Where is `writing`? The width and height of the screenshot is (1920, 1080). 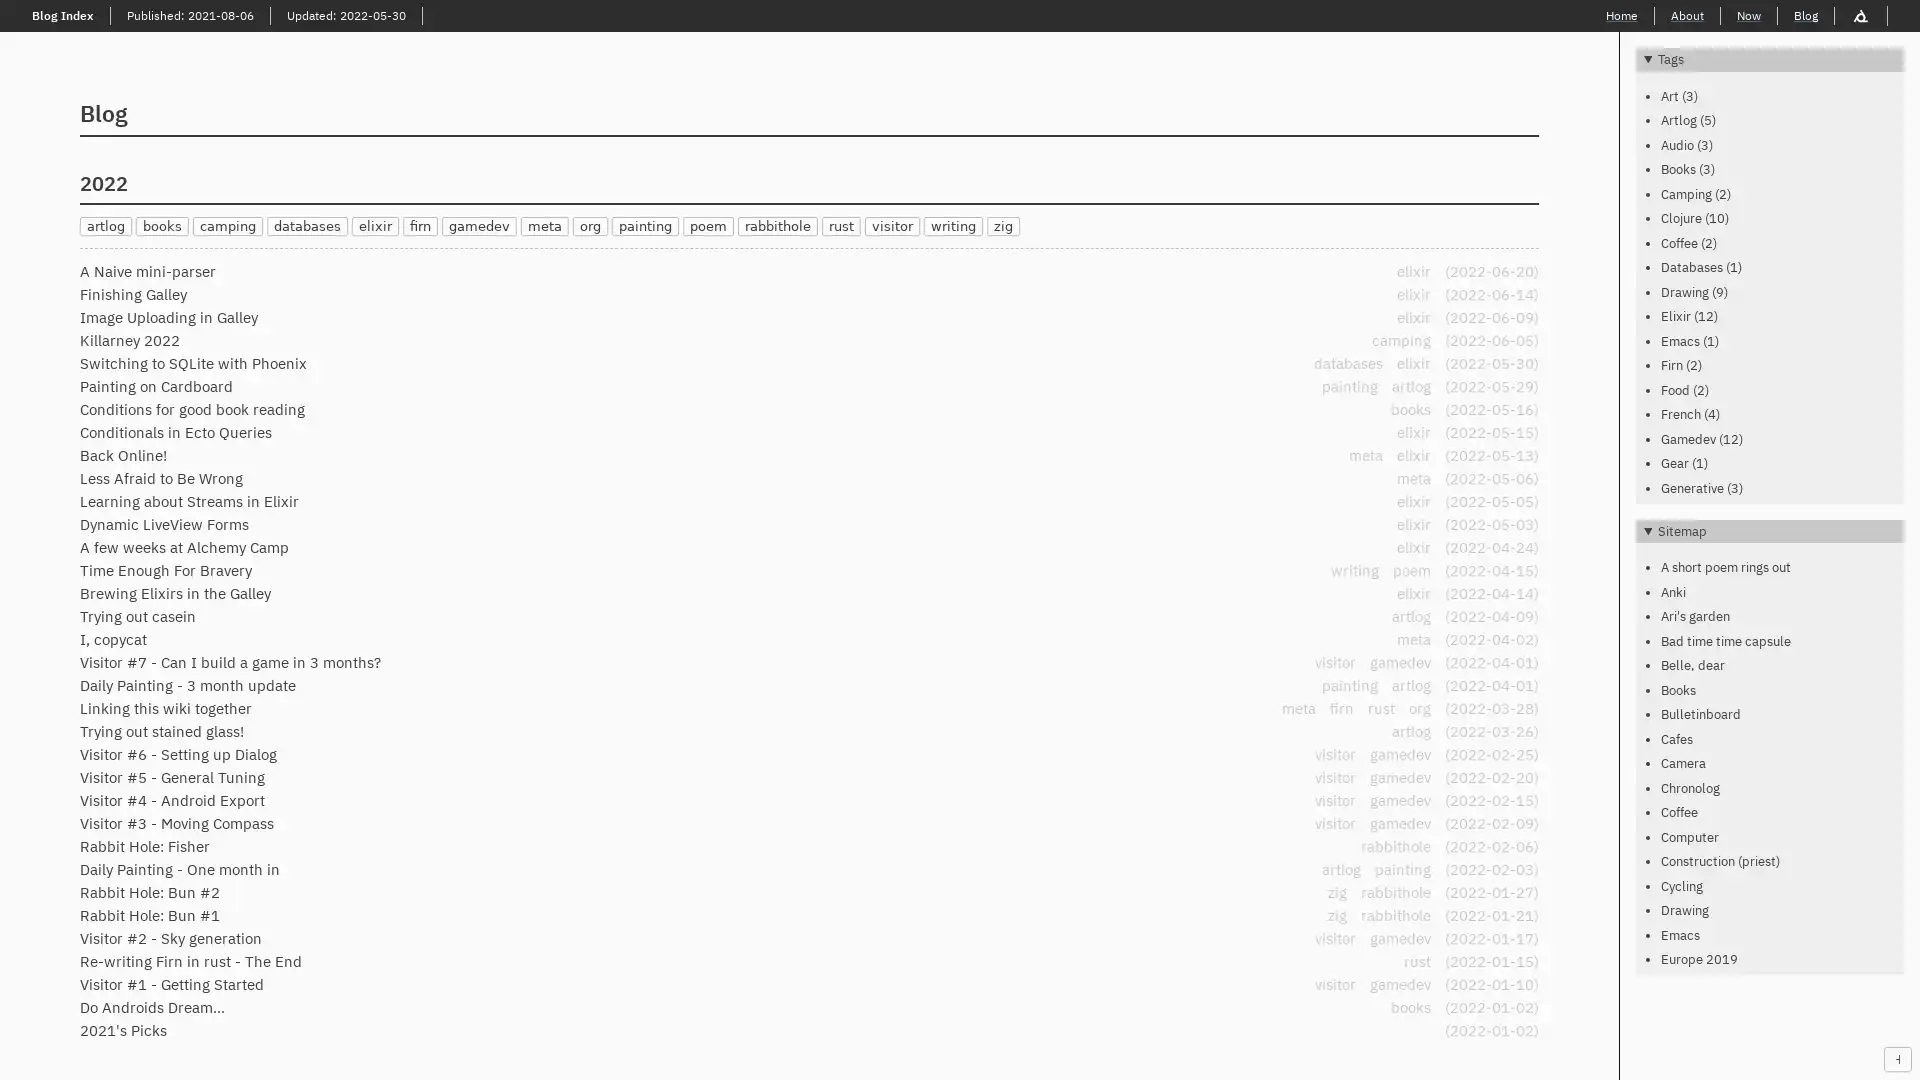 writing is located at coordinates (952, 225).